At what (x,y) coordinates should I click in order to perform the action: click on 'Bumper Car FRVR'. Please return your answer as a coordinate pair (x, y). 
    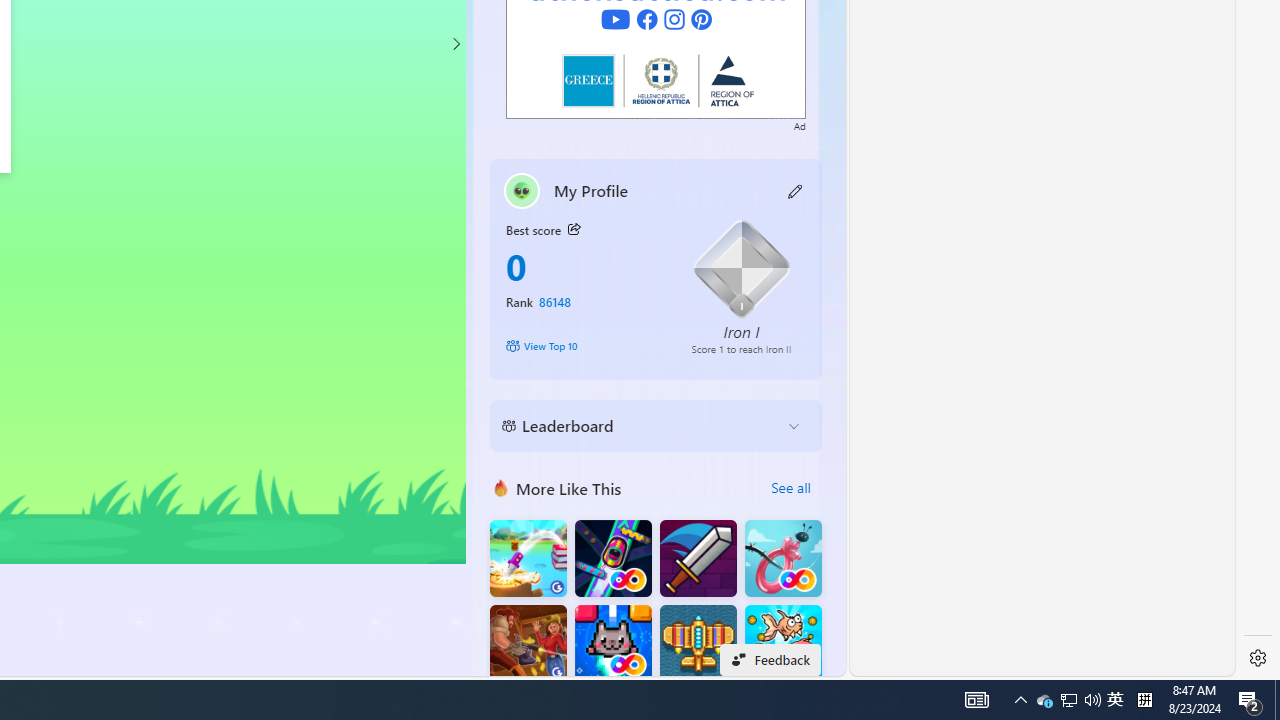
    Looking at the image, I should click on (612, 558).